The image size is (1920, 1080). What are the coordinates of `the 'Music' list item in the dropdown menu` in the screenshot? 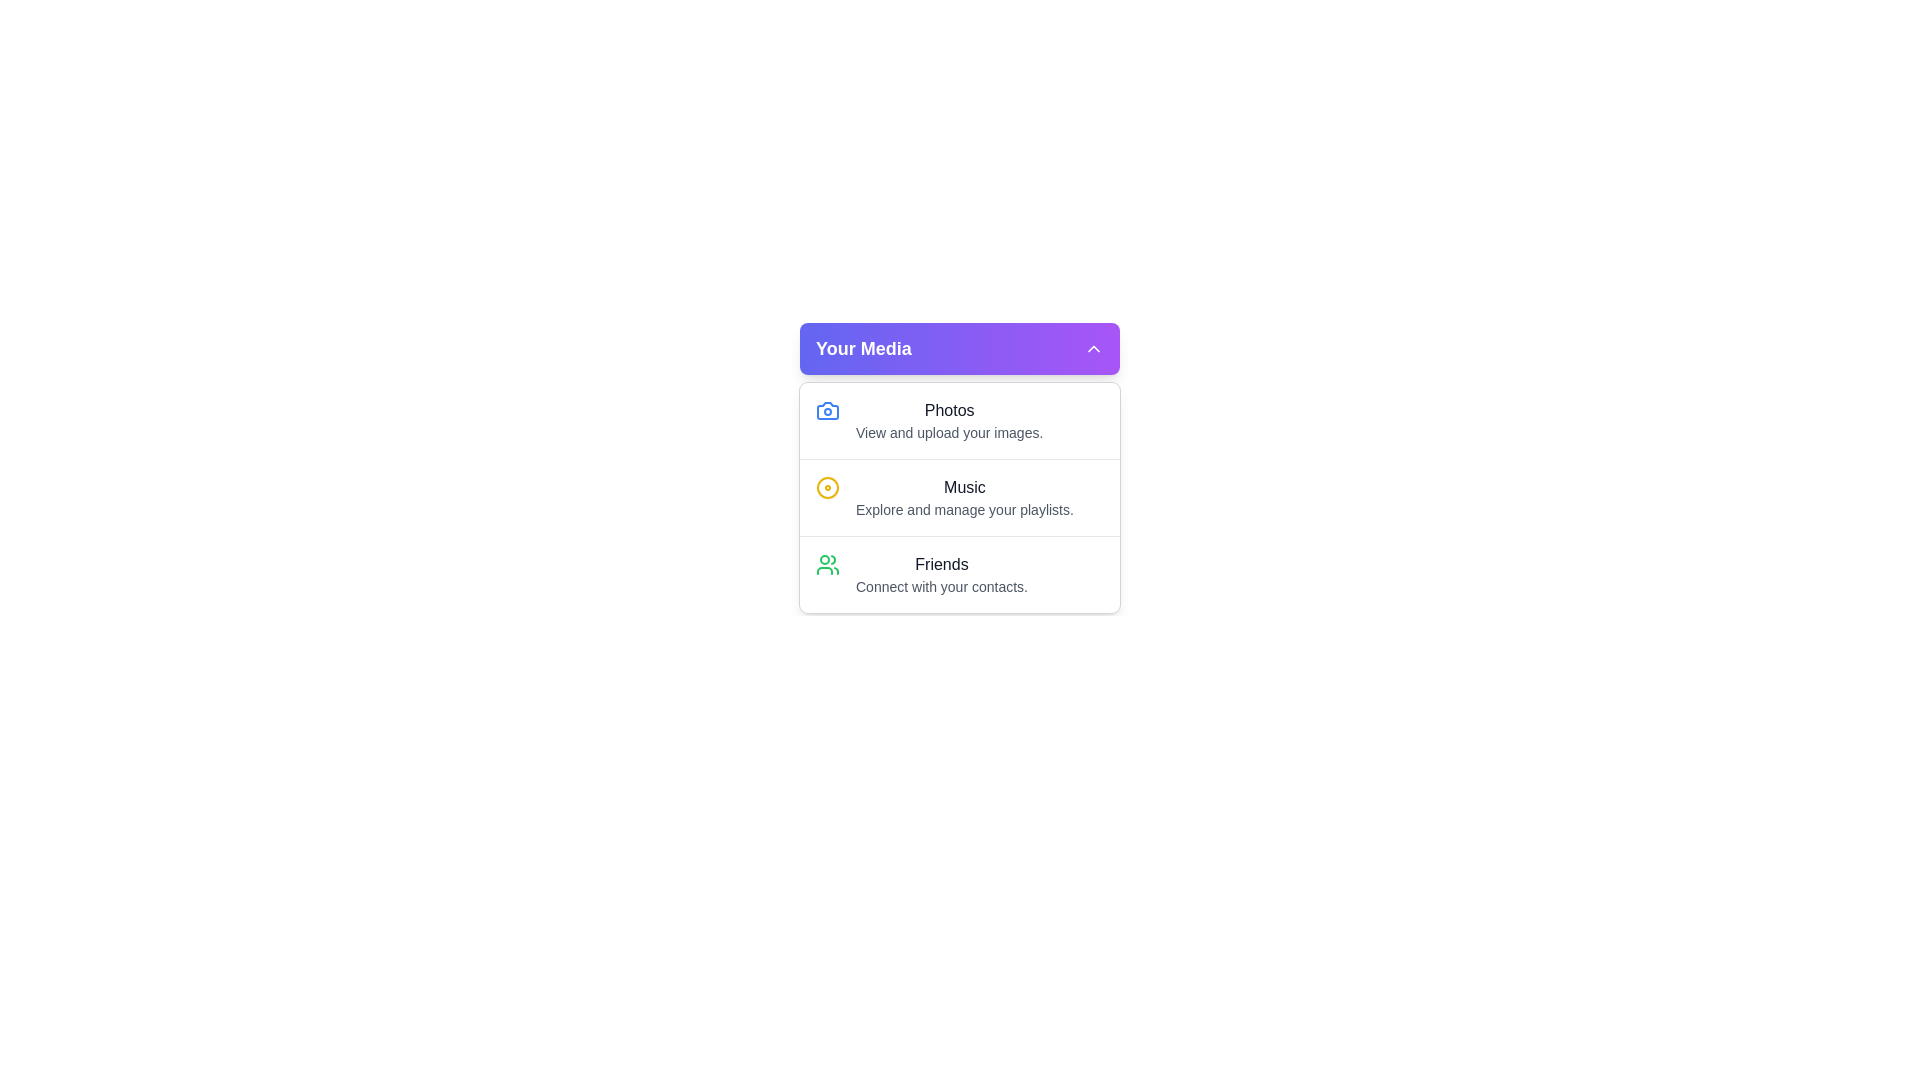 It's located at (960, 496).